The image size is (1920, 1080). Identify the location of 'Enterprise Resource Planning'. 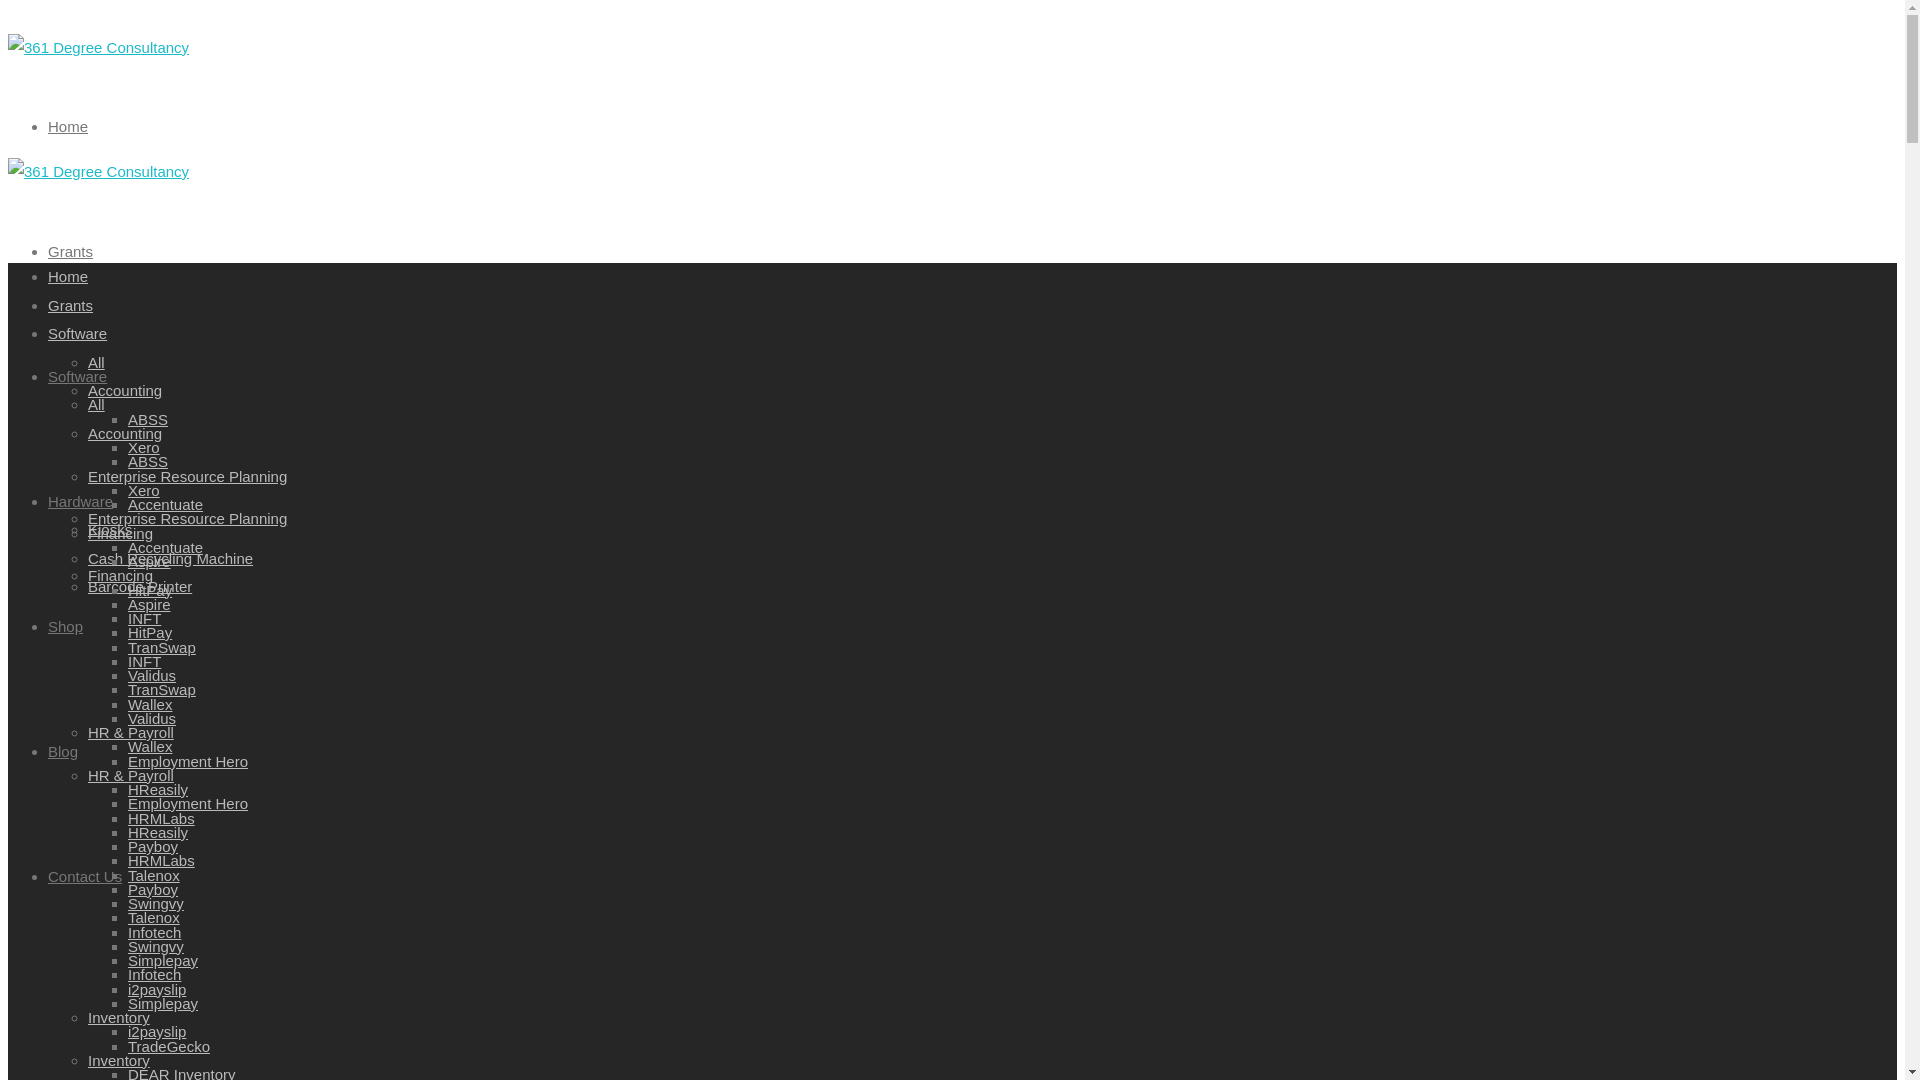
(187, 476).